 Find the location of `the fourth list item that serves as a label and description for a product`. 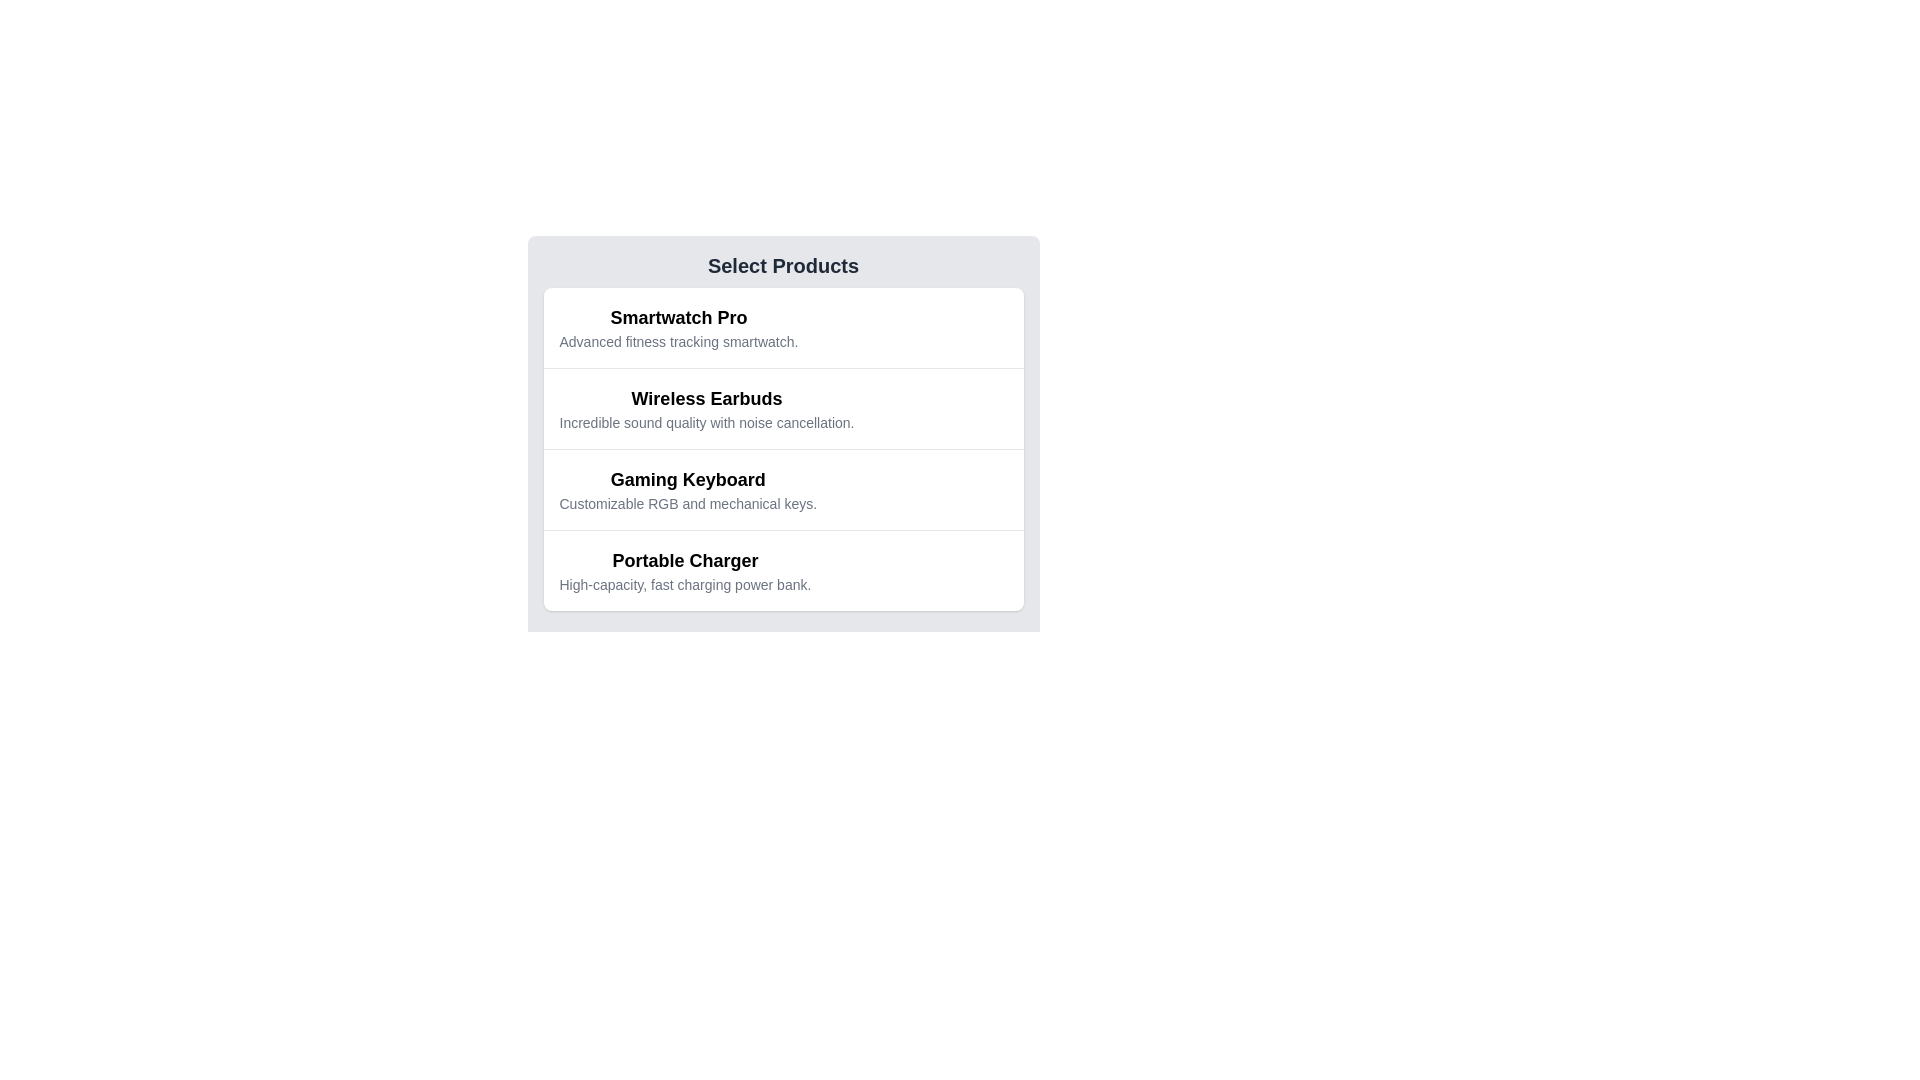

the fourth list item that serves as a label and description for a product is located at coordinates (685, 570).